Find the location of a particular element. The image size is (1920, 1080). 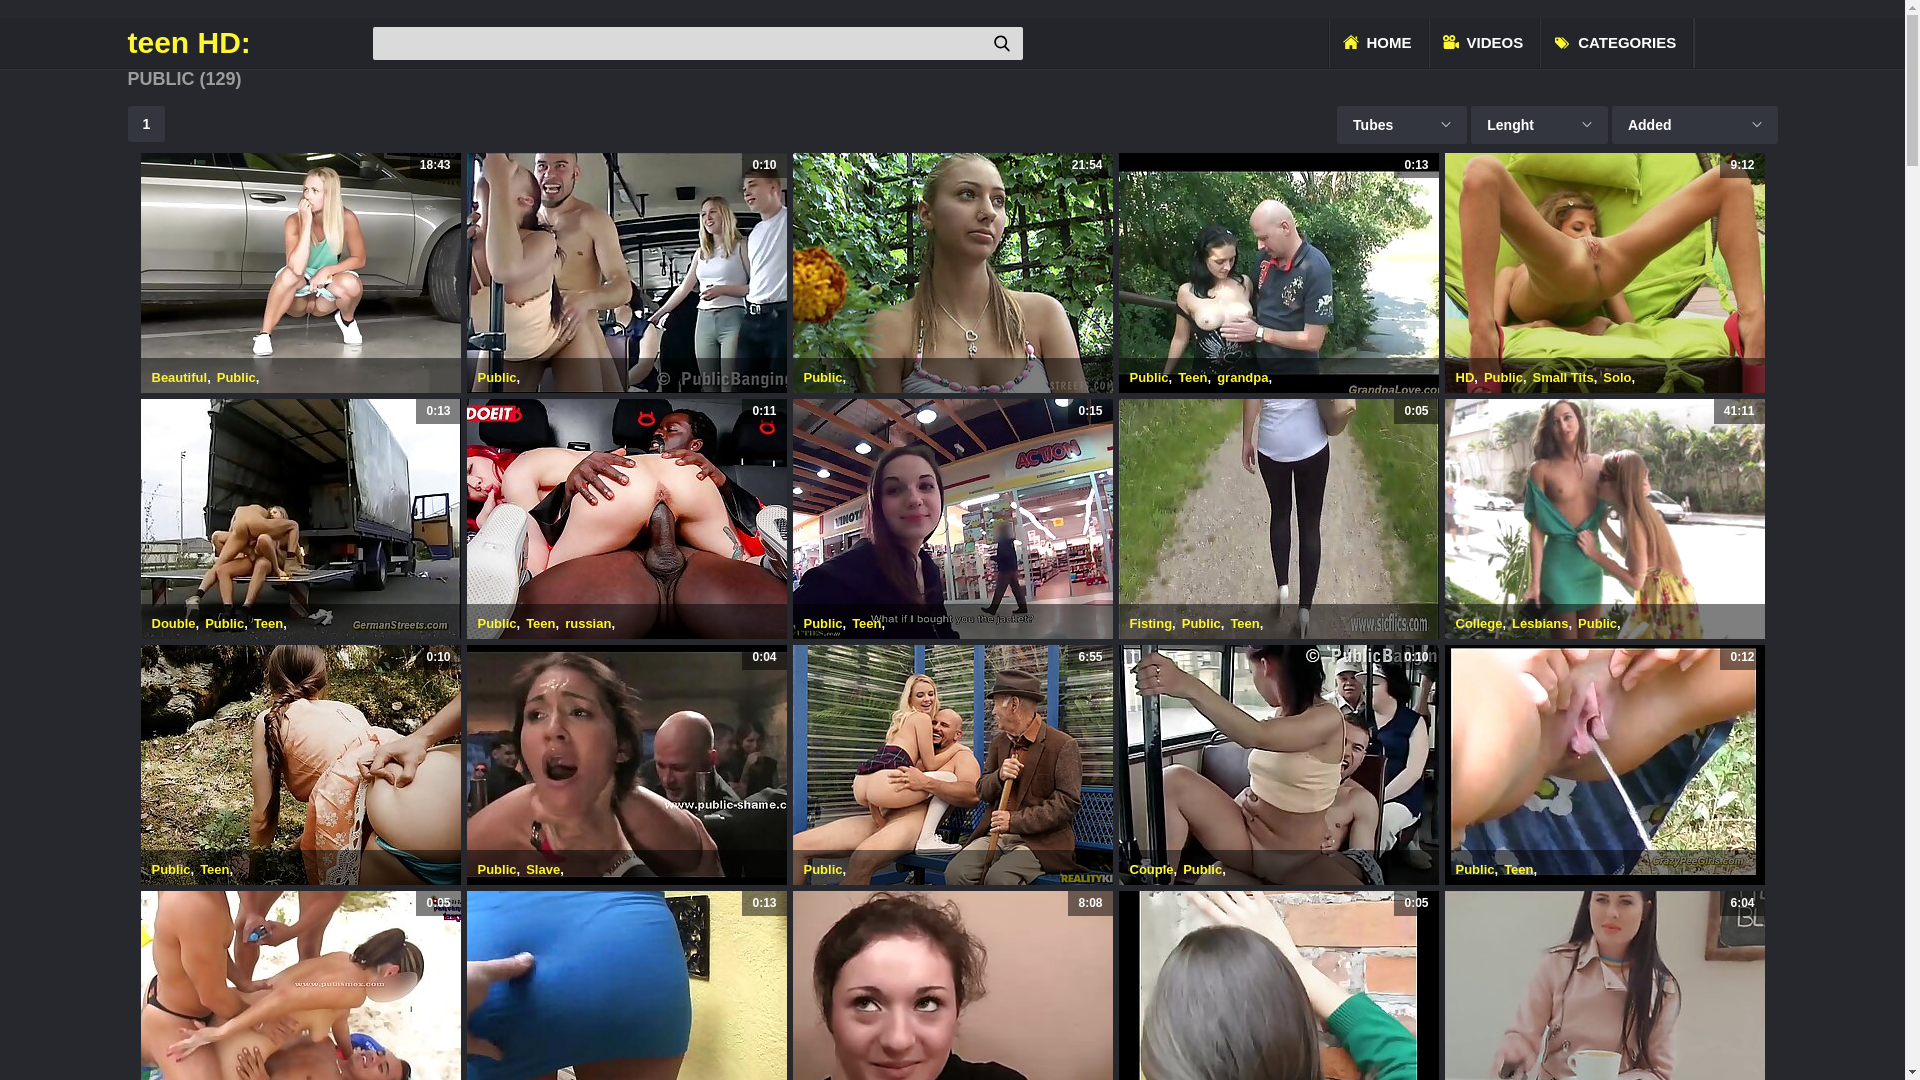

'1' is located at coordinates (146, 123).